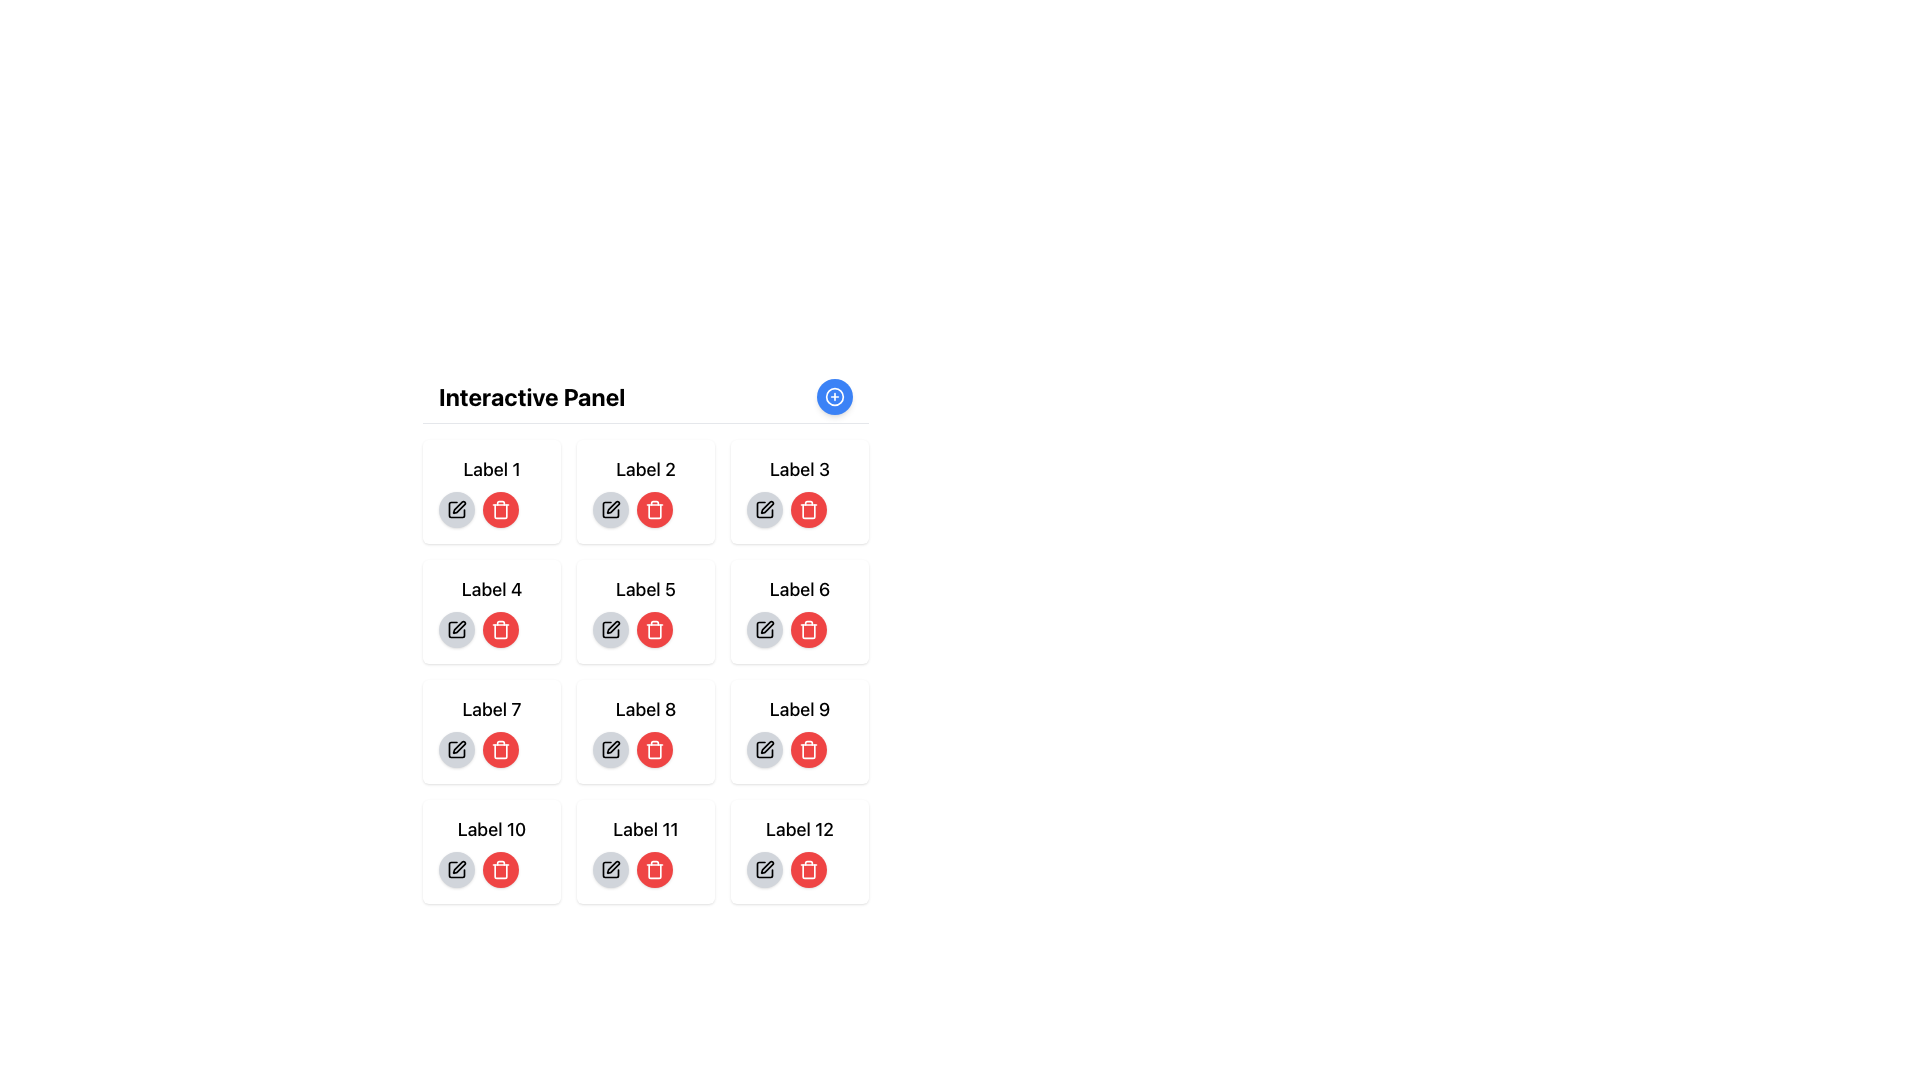 The width and height of the screenshot is (1920, 1080). I want to click on the first icon in the 'Interactive Panel' section, located directly under Label 6 in the second row of the grid layout, so click(763, 628).